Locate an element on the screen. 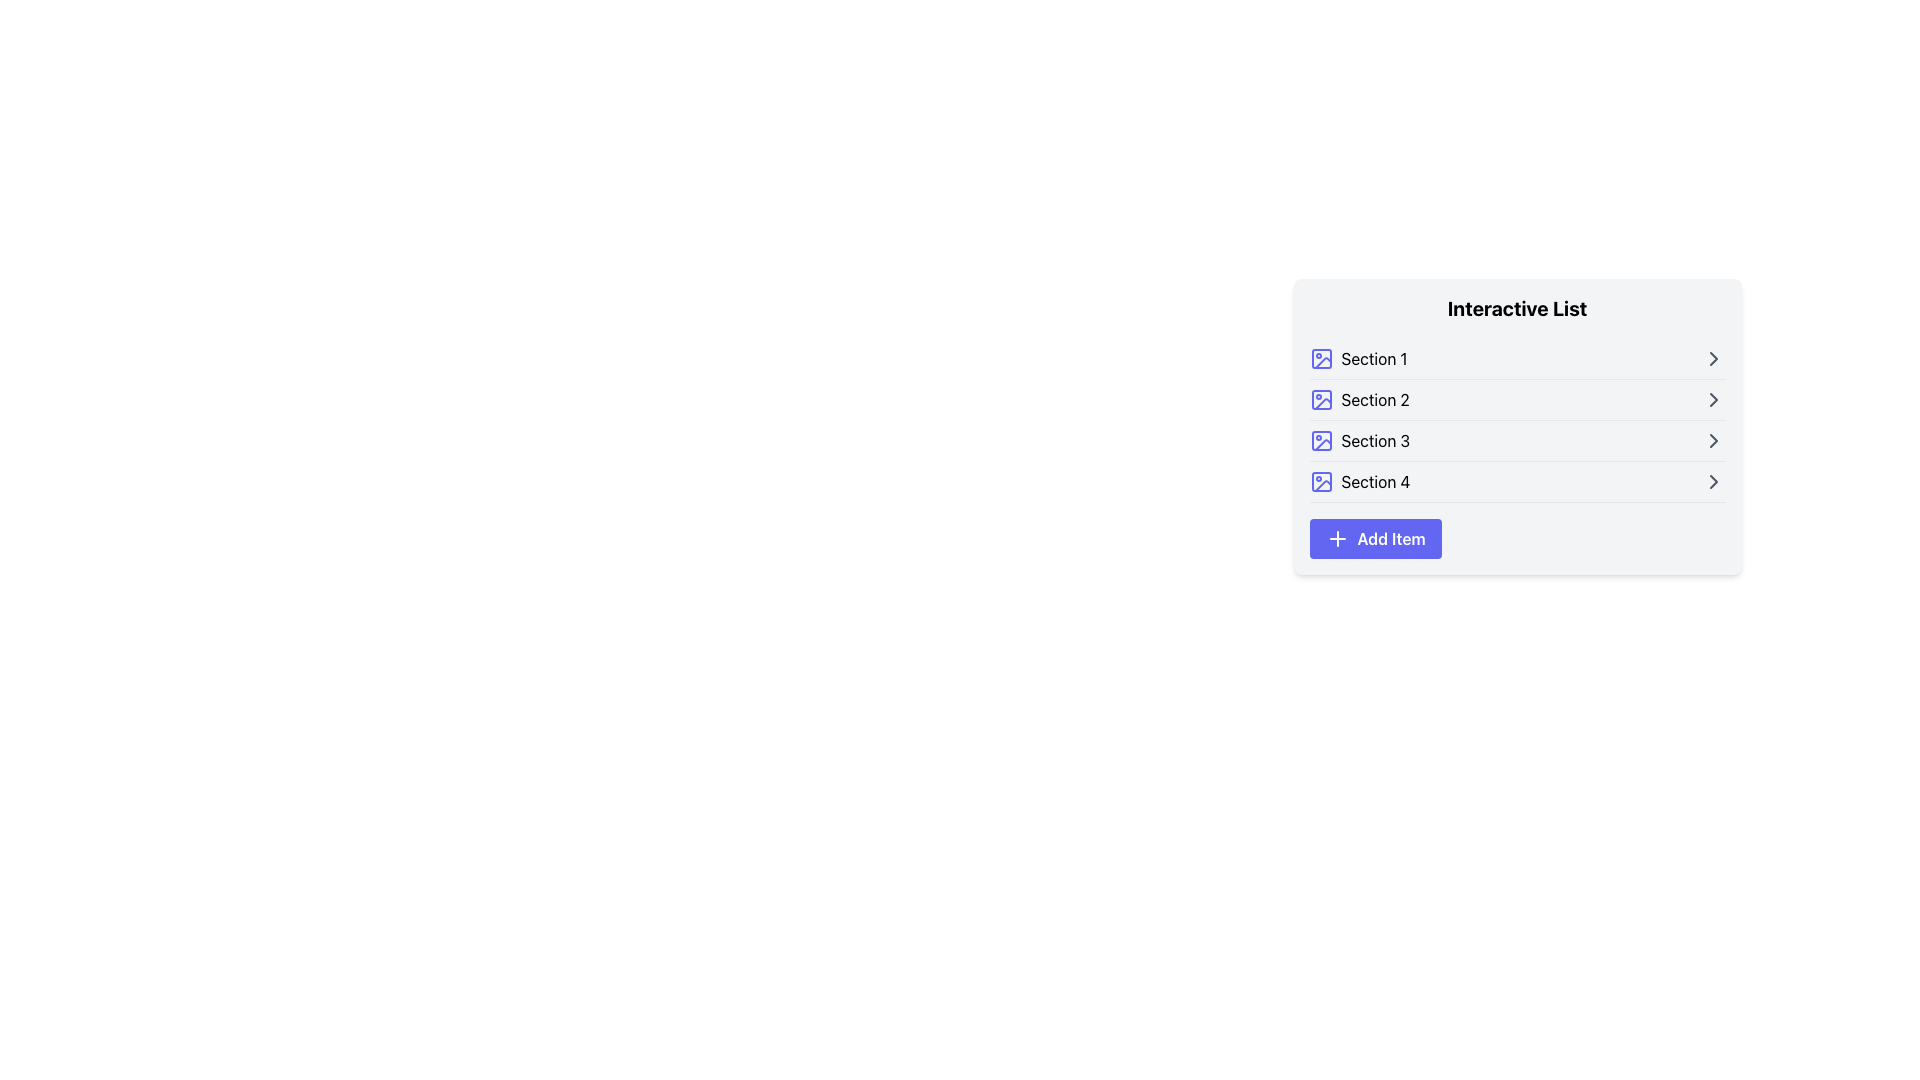 This screenshot has width=1920, height=1080. the arrow icon button located to the far right of the first row labeled 'Section 1' in the 'Interactive List' is located at coordinates (1712, 357).